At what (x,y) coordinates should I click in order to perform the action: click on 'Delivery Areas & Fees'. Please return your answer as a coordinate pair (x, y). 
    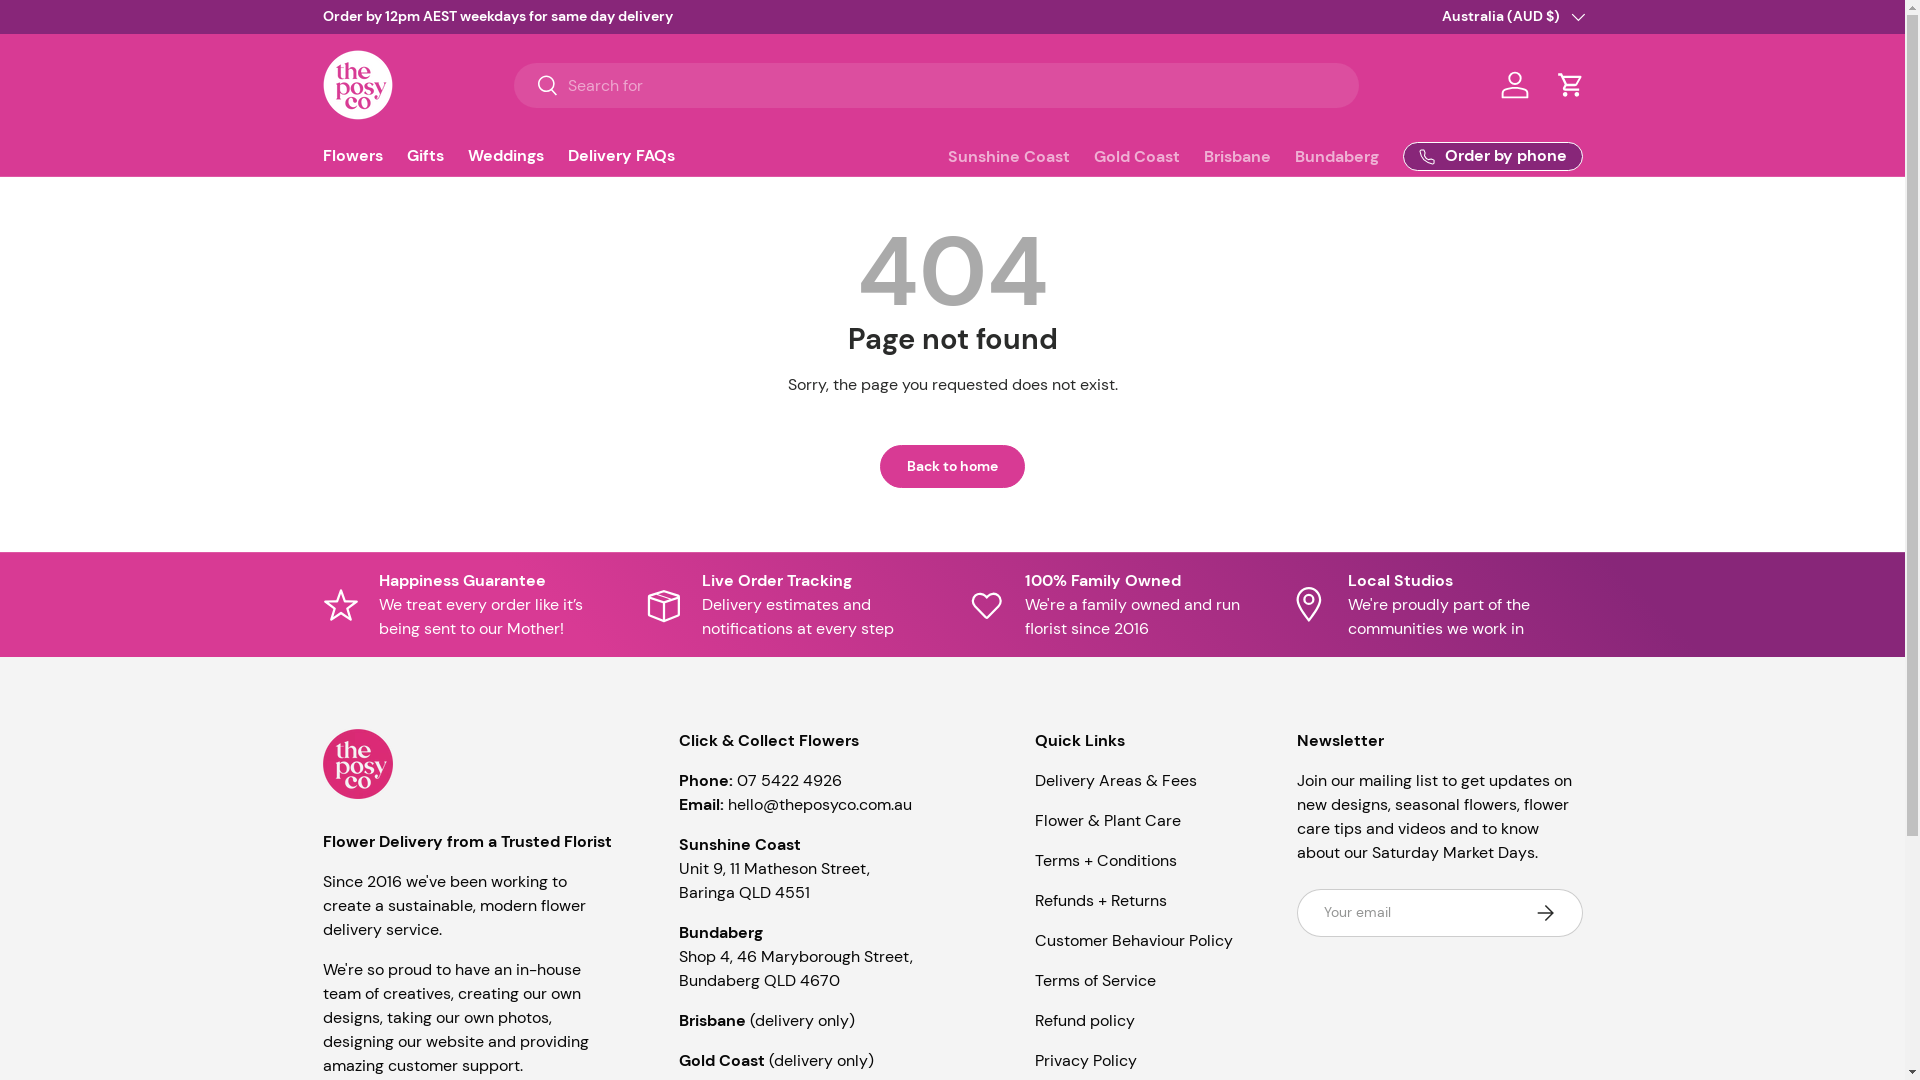
    Looking at the image, I should click on (1113, 779).